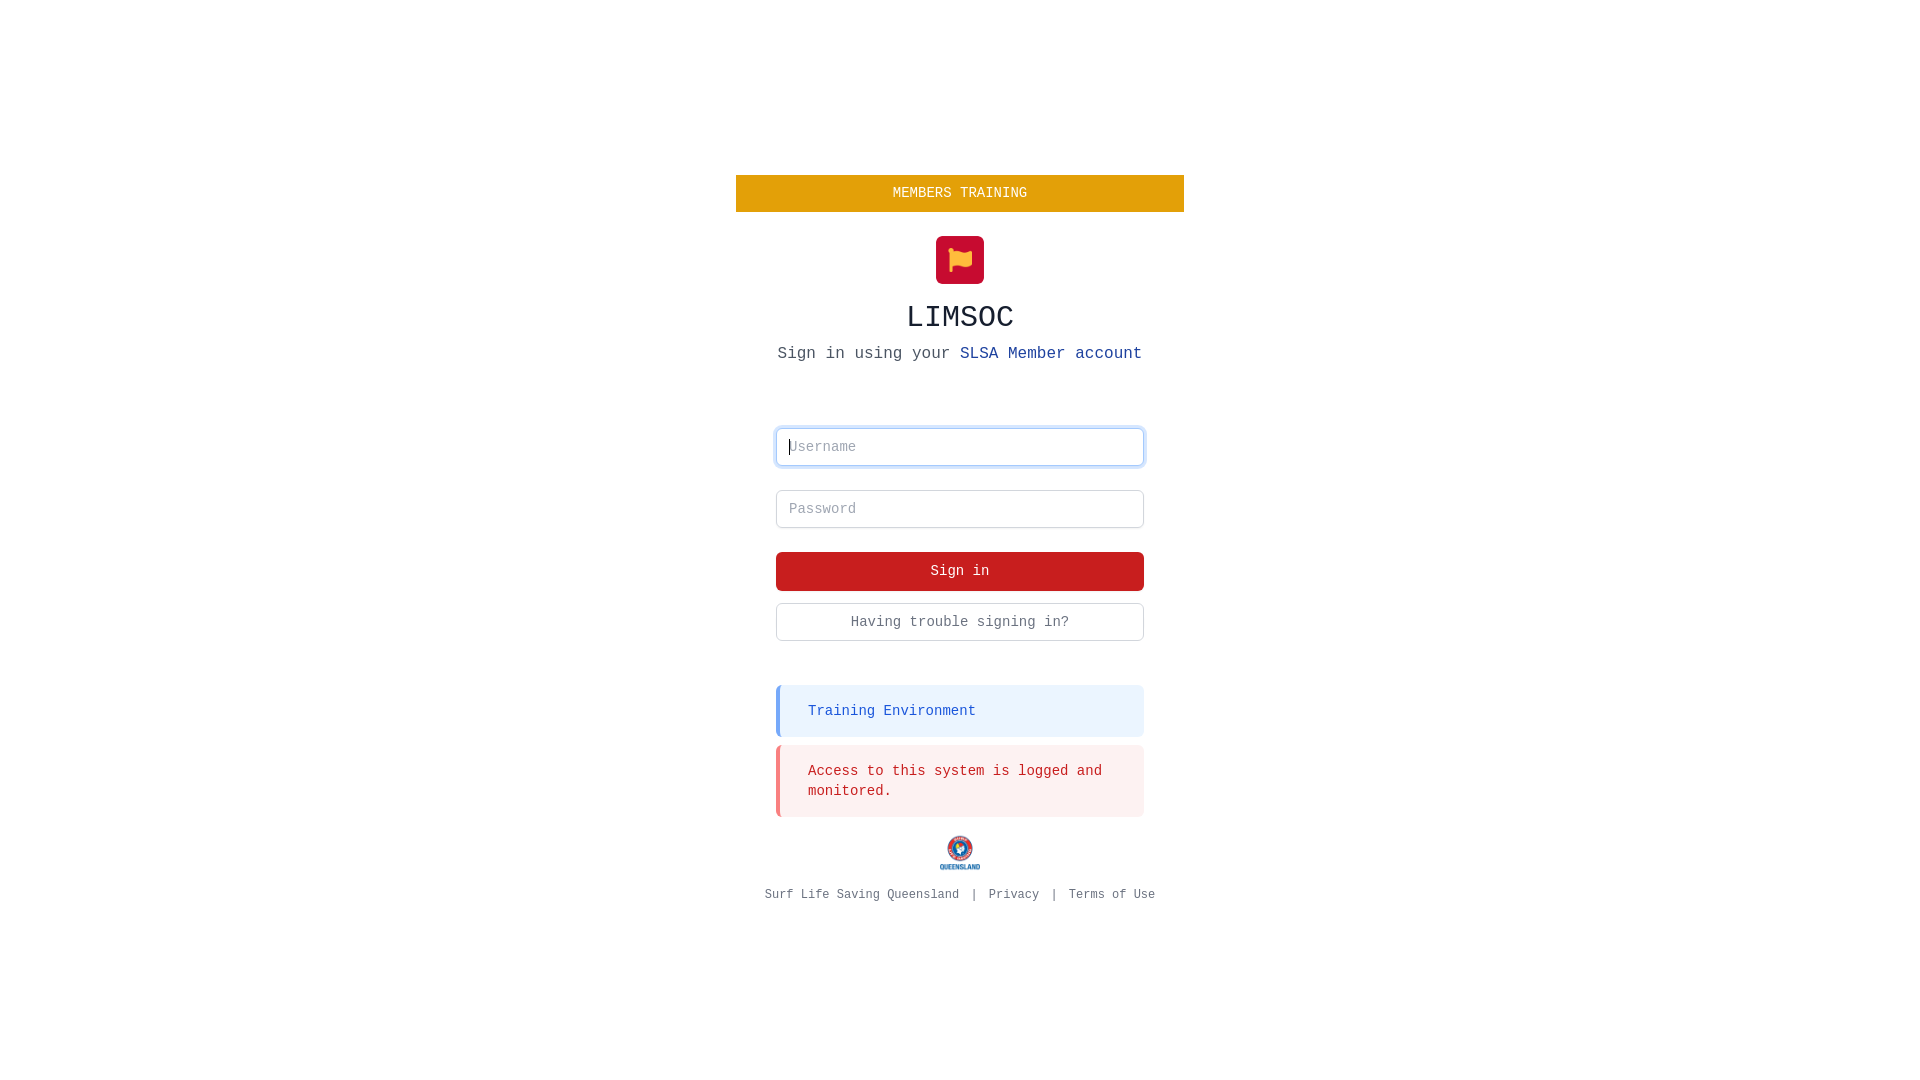 The width and height of the screenshot is (1920, 1080). What do you see at coordinates (1013, 893) in the screenshot?
I see `'Privacy'` at bounding box center [1013, 893].